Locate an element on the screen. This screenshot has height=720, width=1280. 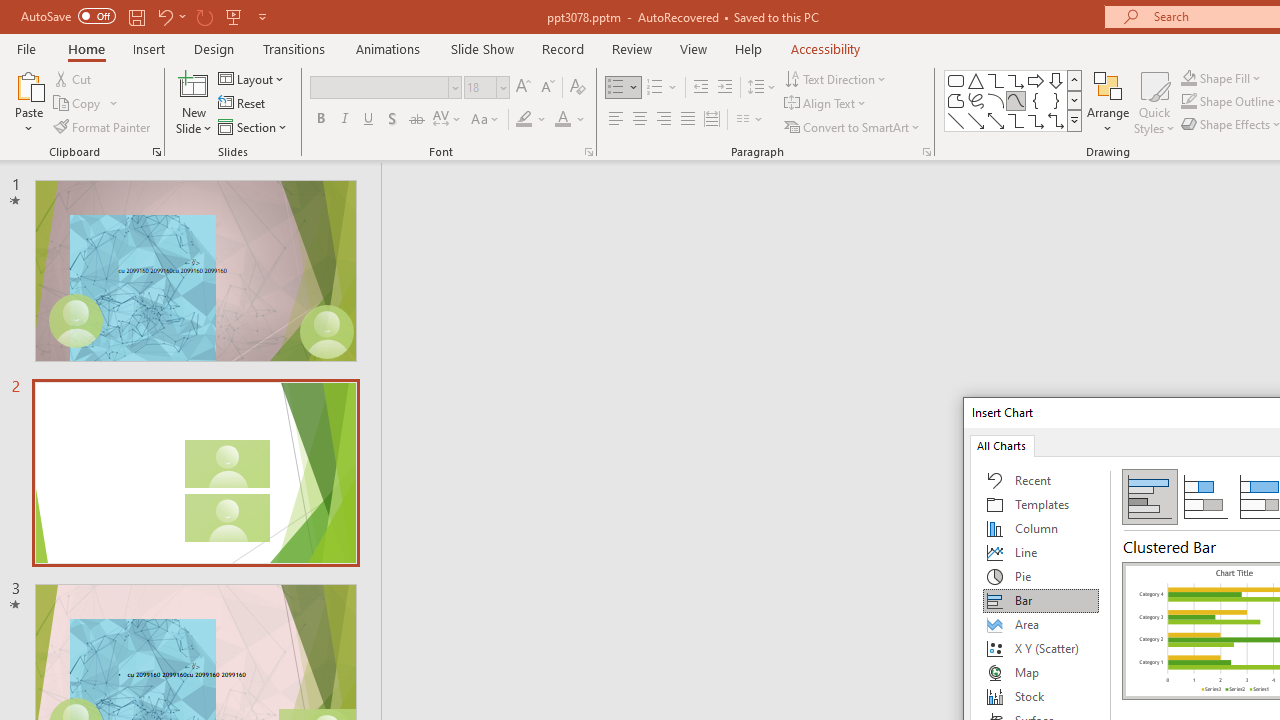
'Strikethrough' is located at coordinates (415, 119).